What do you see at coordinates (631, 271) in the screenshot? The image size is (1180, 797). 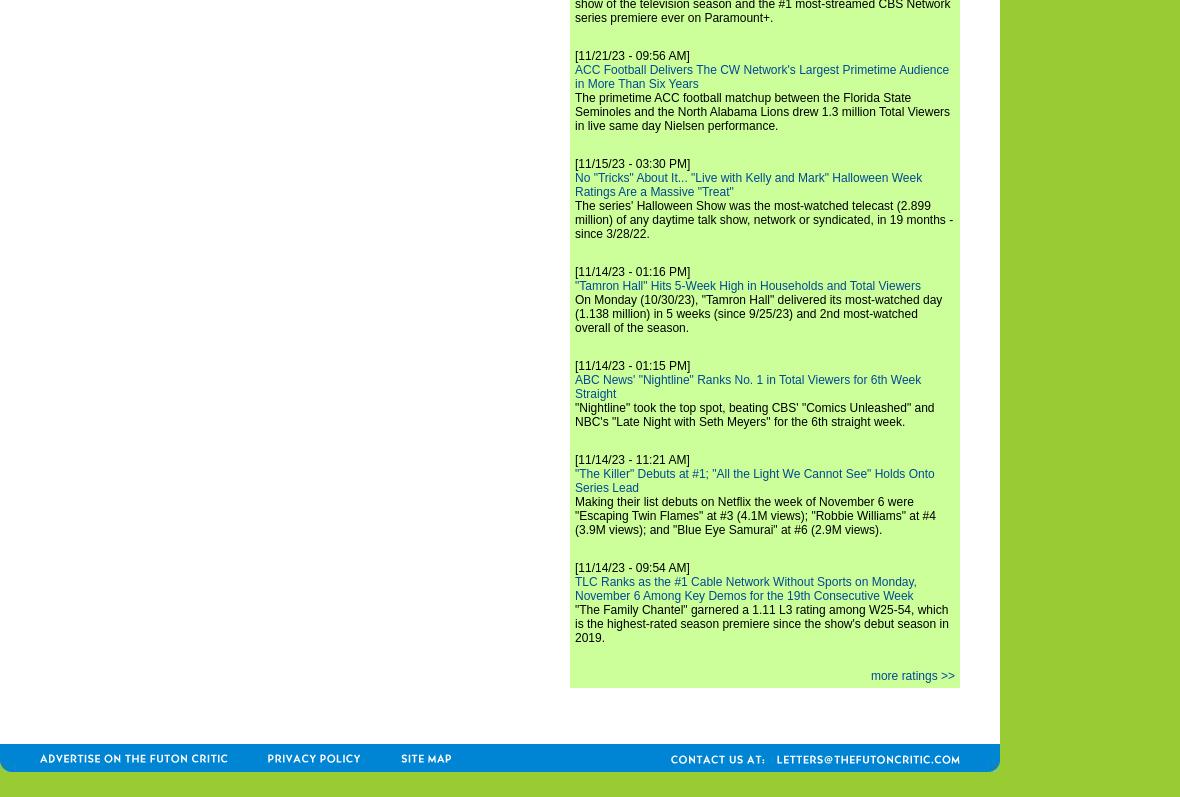 I see `'[11/14/23 - 01:16 PM]'` at bounding box center [631, 271].